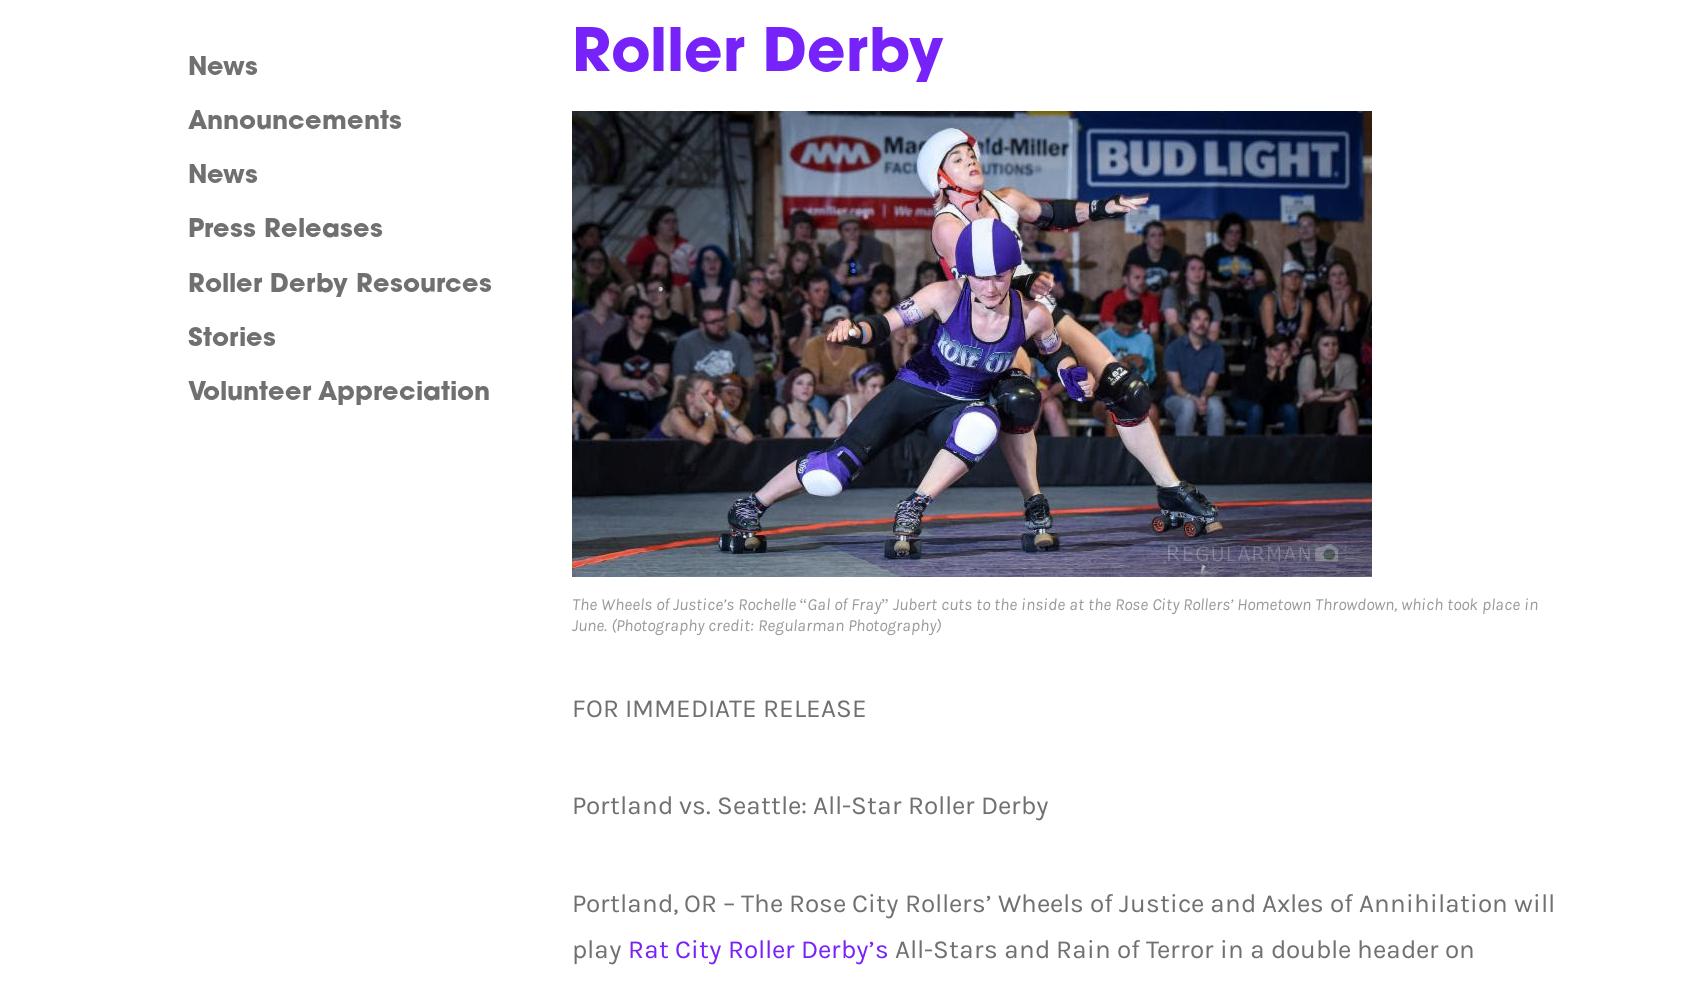 The image size is (1706, 985). What do you see at coordinates (625, 948) in the screenshot?
I see `'Rat City Roller Derby’s'` at bounding box center [625, 948].